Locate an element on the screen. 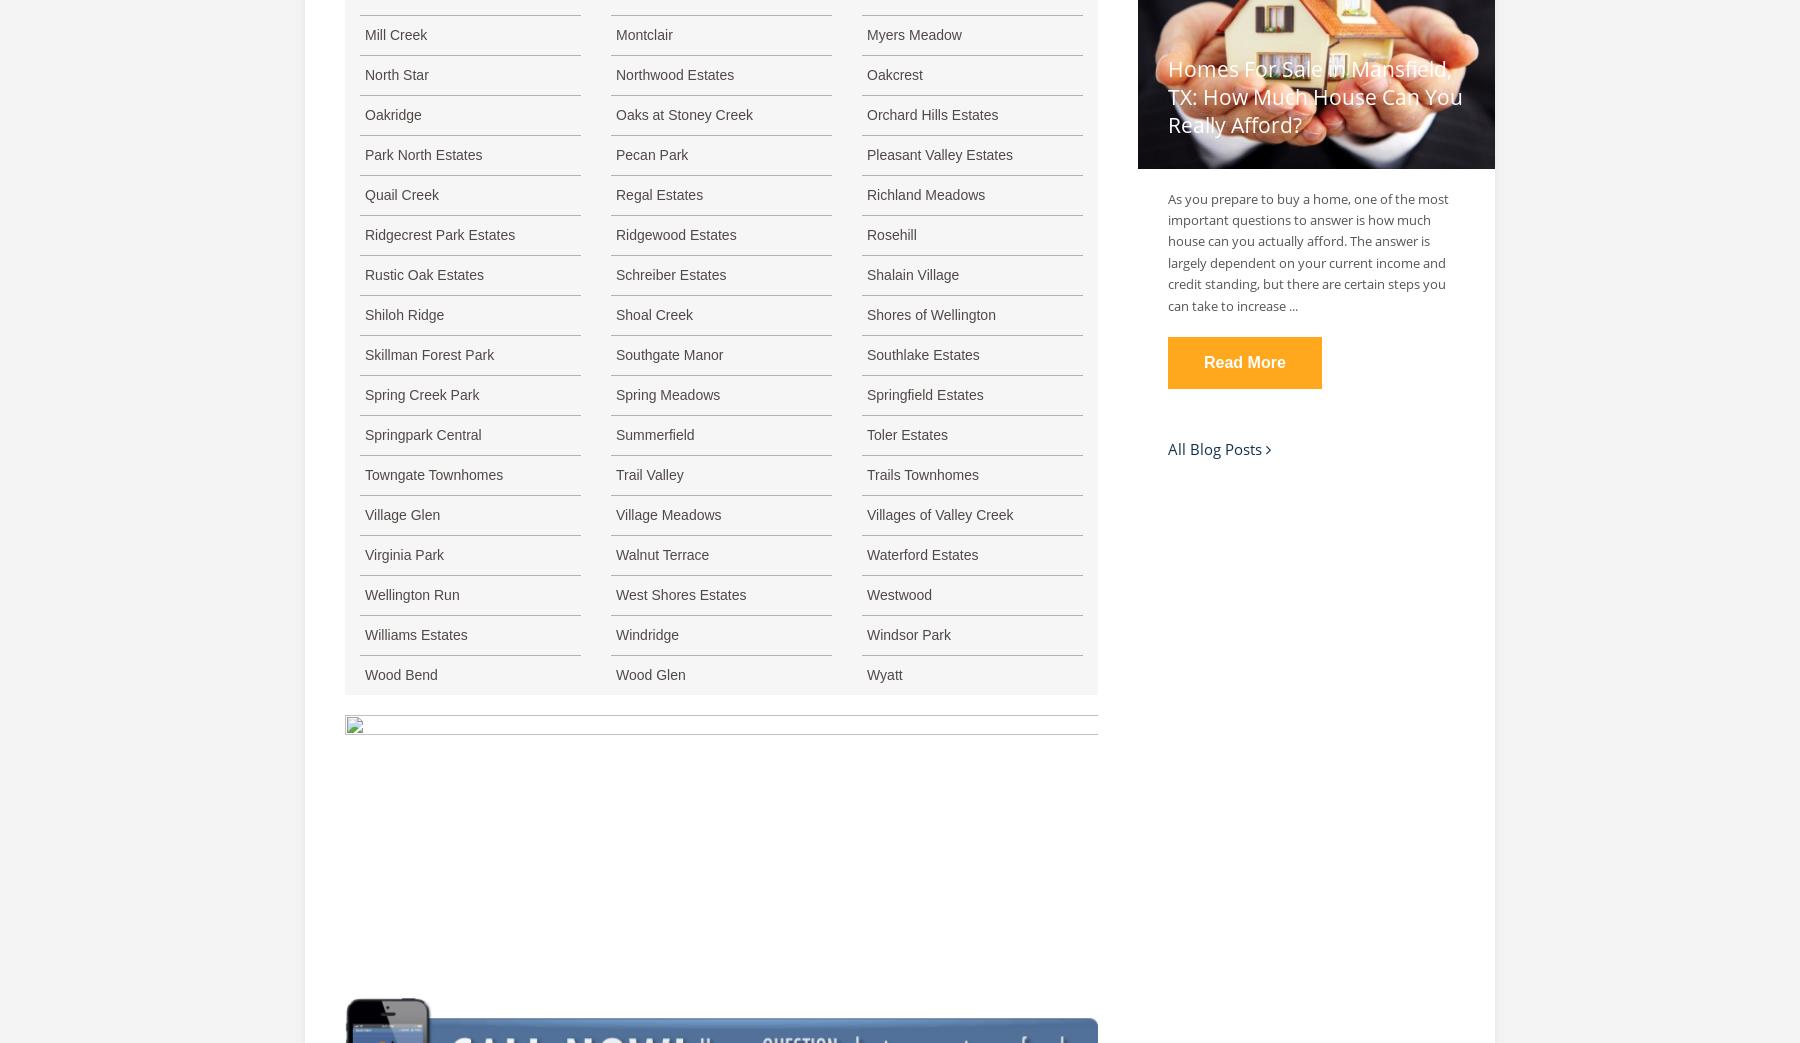  'Wellington Run' is located at coordinates (412, 595).